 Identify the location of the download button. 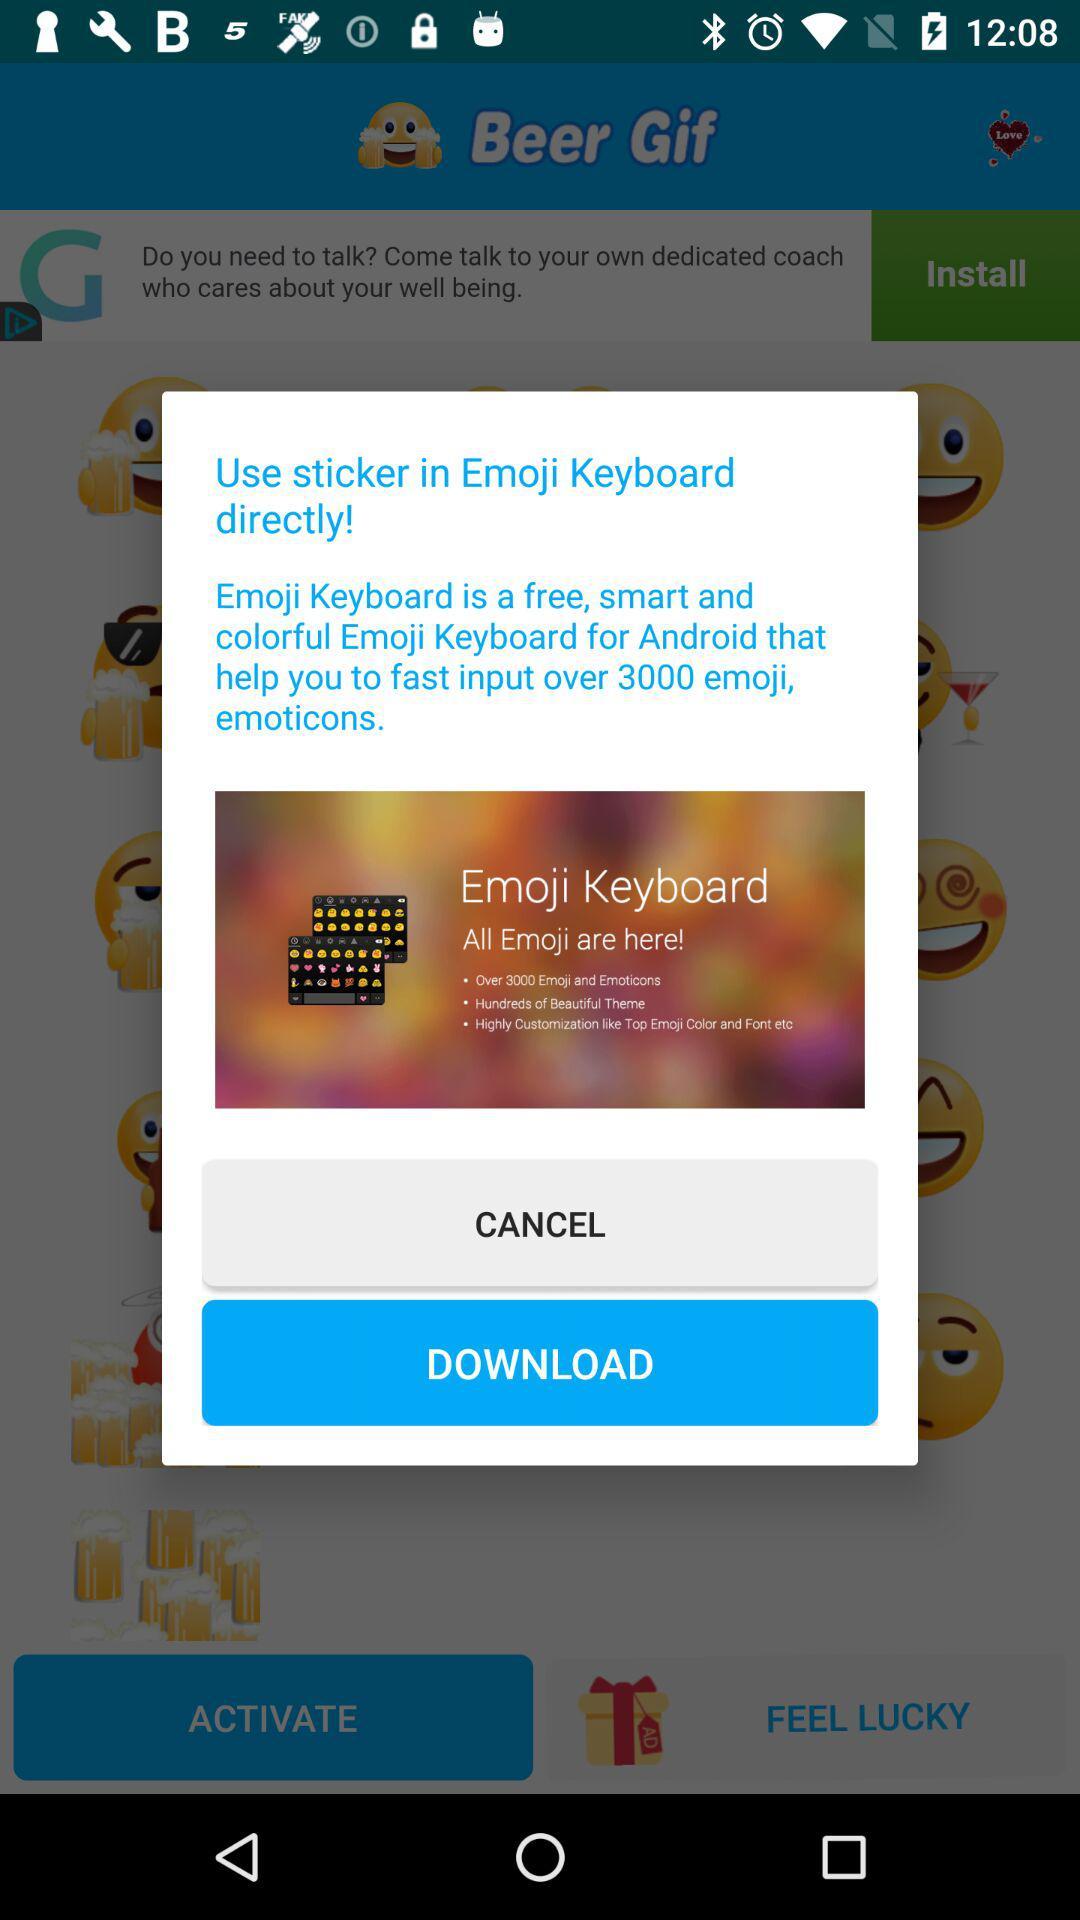
(540, 1361).